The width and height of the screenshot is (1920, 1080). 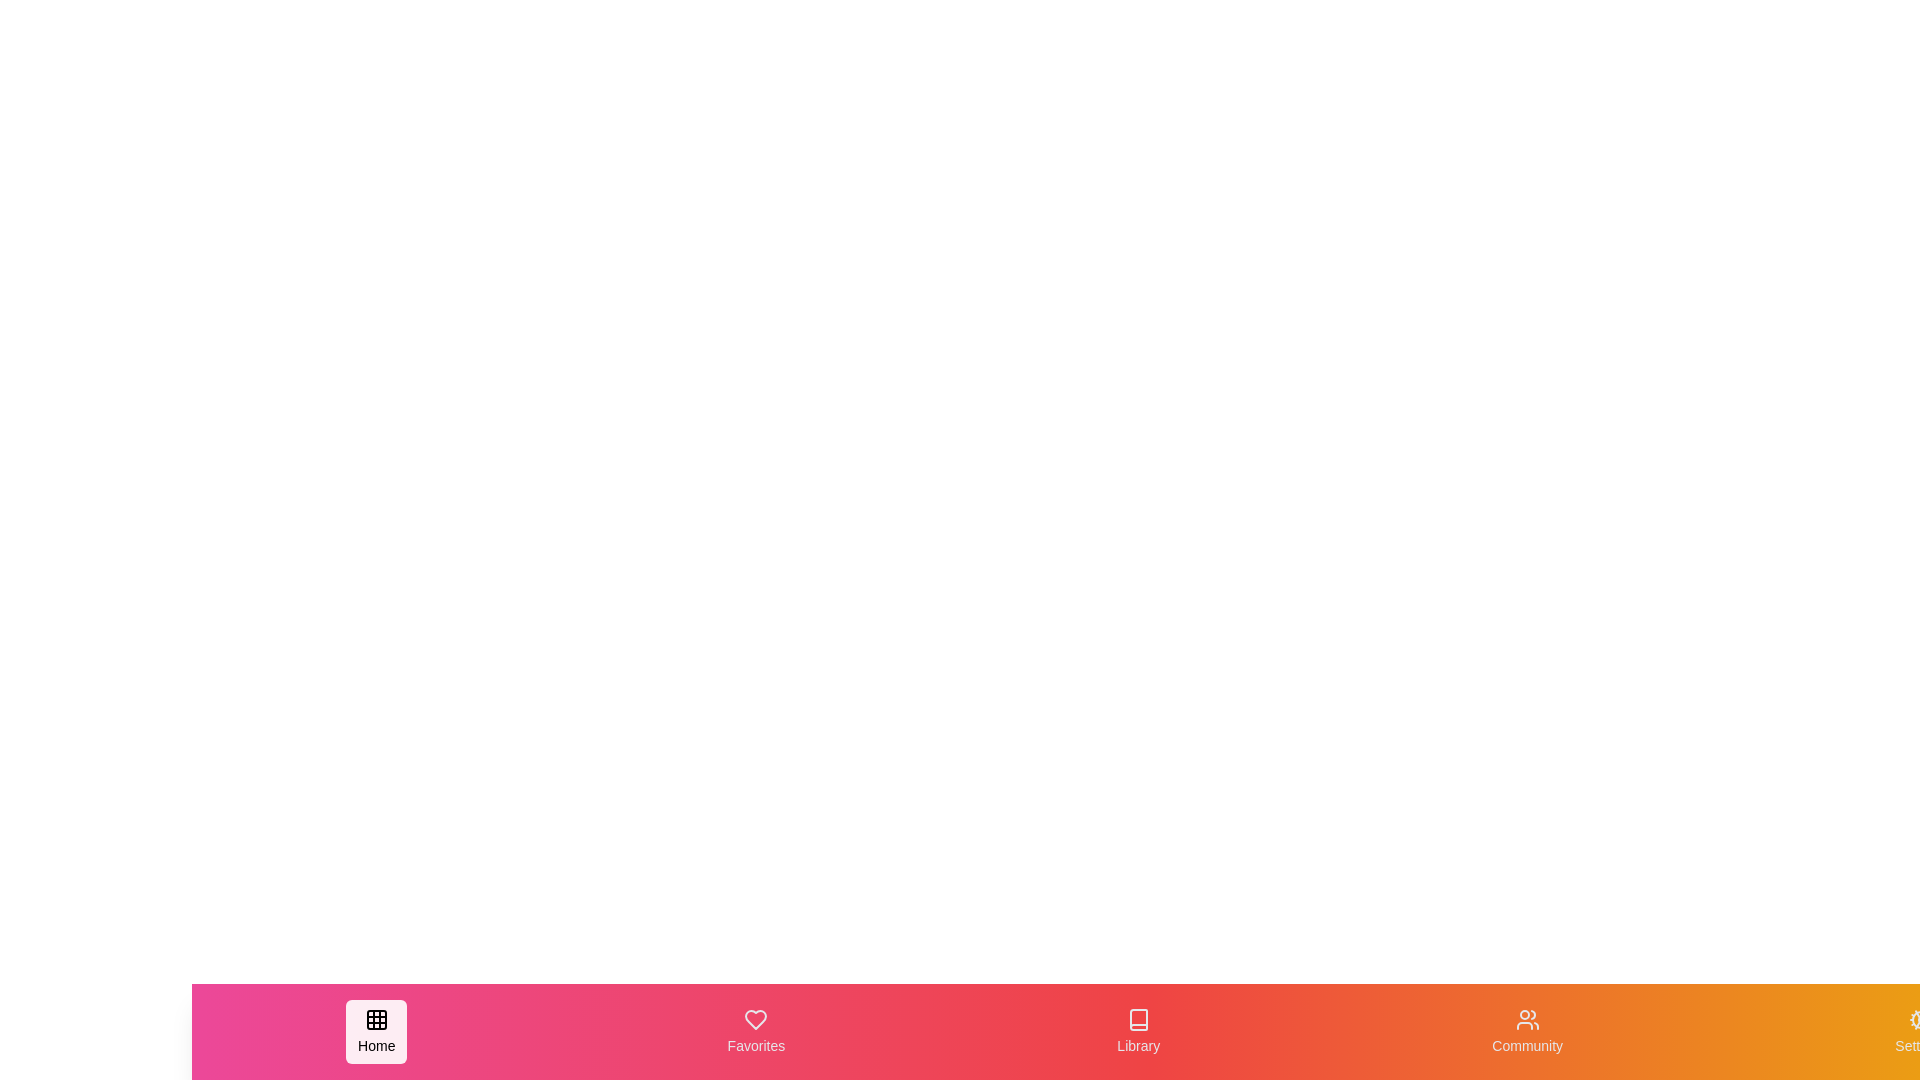 What do you see at coordinates (1138, 1032) in the screenshot?
I see `the navigation item Library` at bounding box center [1138, 1032].